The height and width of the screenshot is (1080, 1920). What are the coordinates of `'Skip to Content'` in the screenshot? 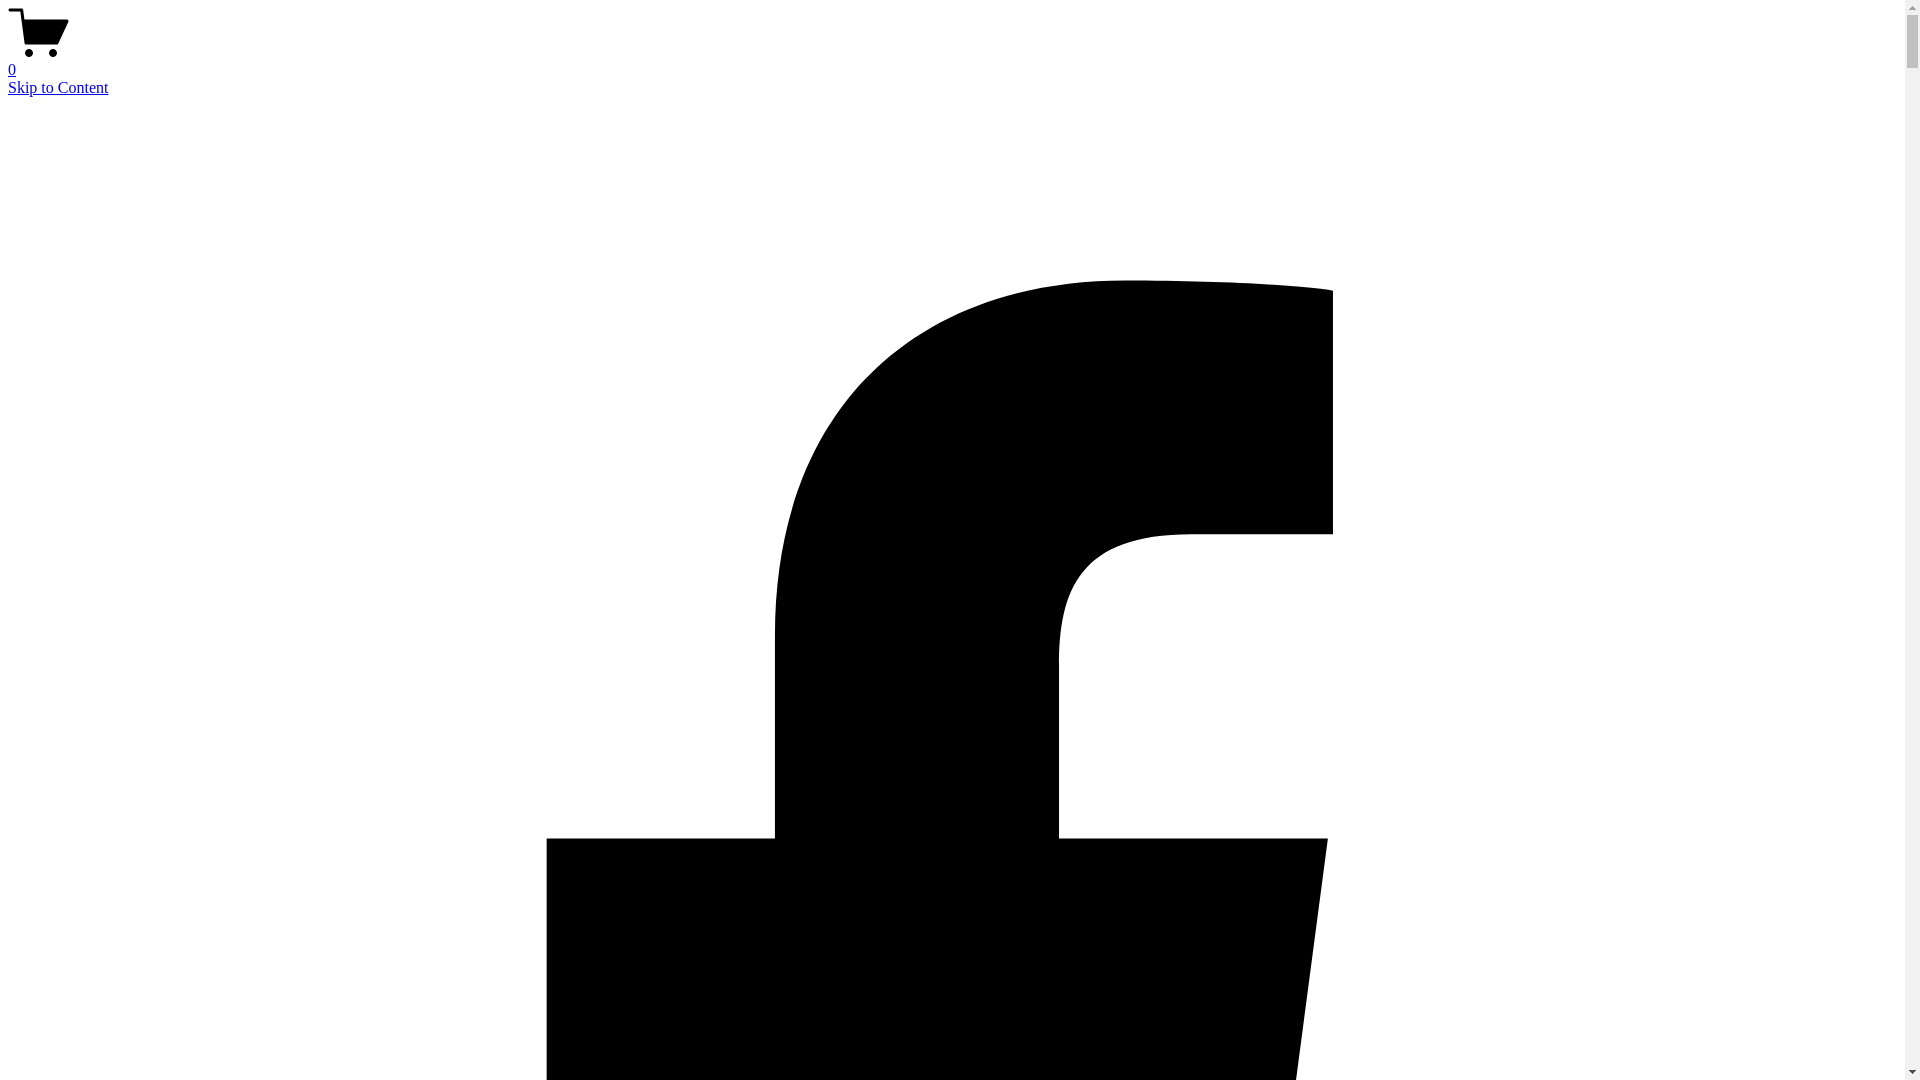 It's located at (8, 86).